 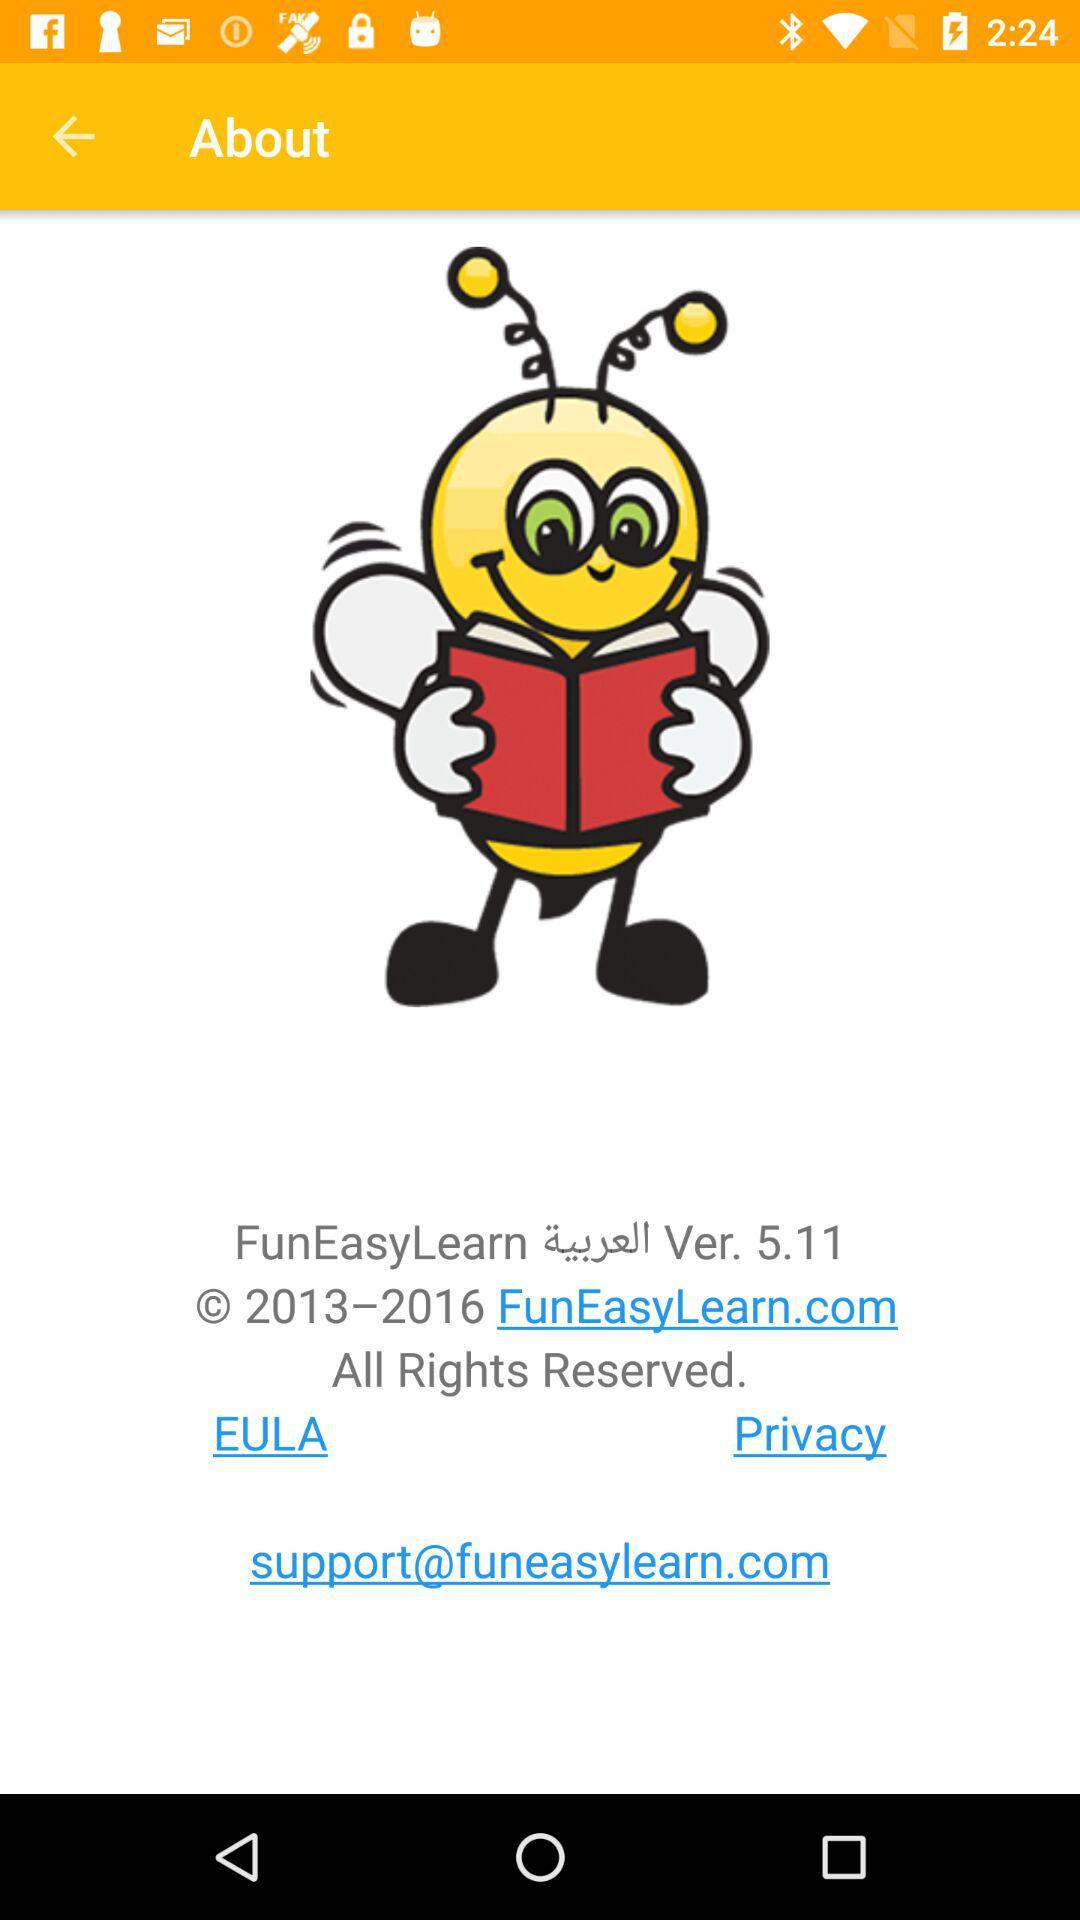 I want to click on icon below the all rights reserved., so click(x=810, y=1431).